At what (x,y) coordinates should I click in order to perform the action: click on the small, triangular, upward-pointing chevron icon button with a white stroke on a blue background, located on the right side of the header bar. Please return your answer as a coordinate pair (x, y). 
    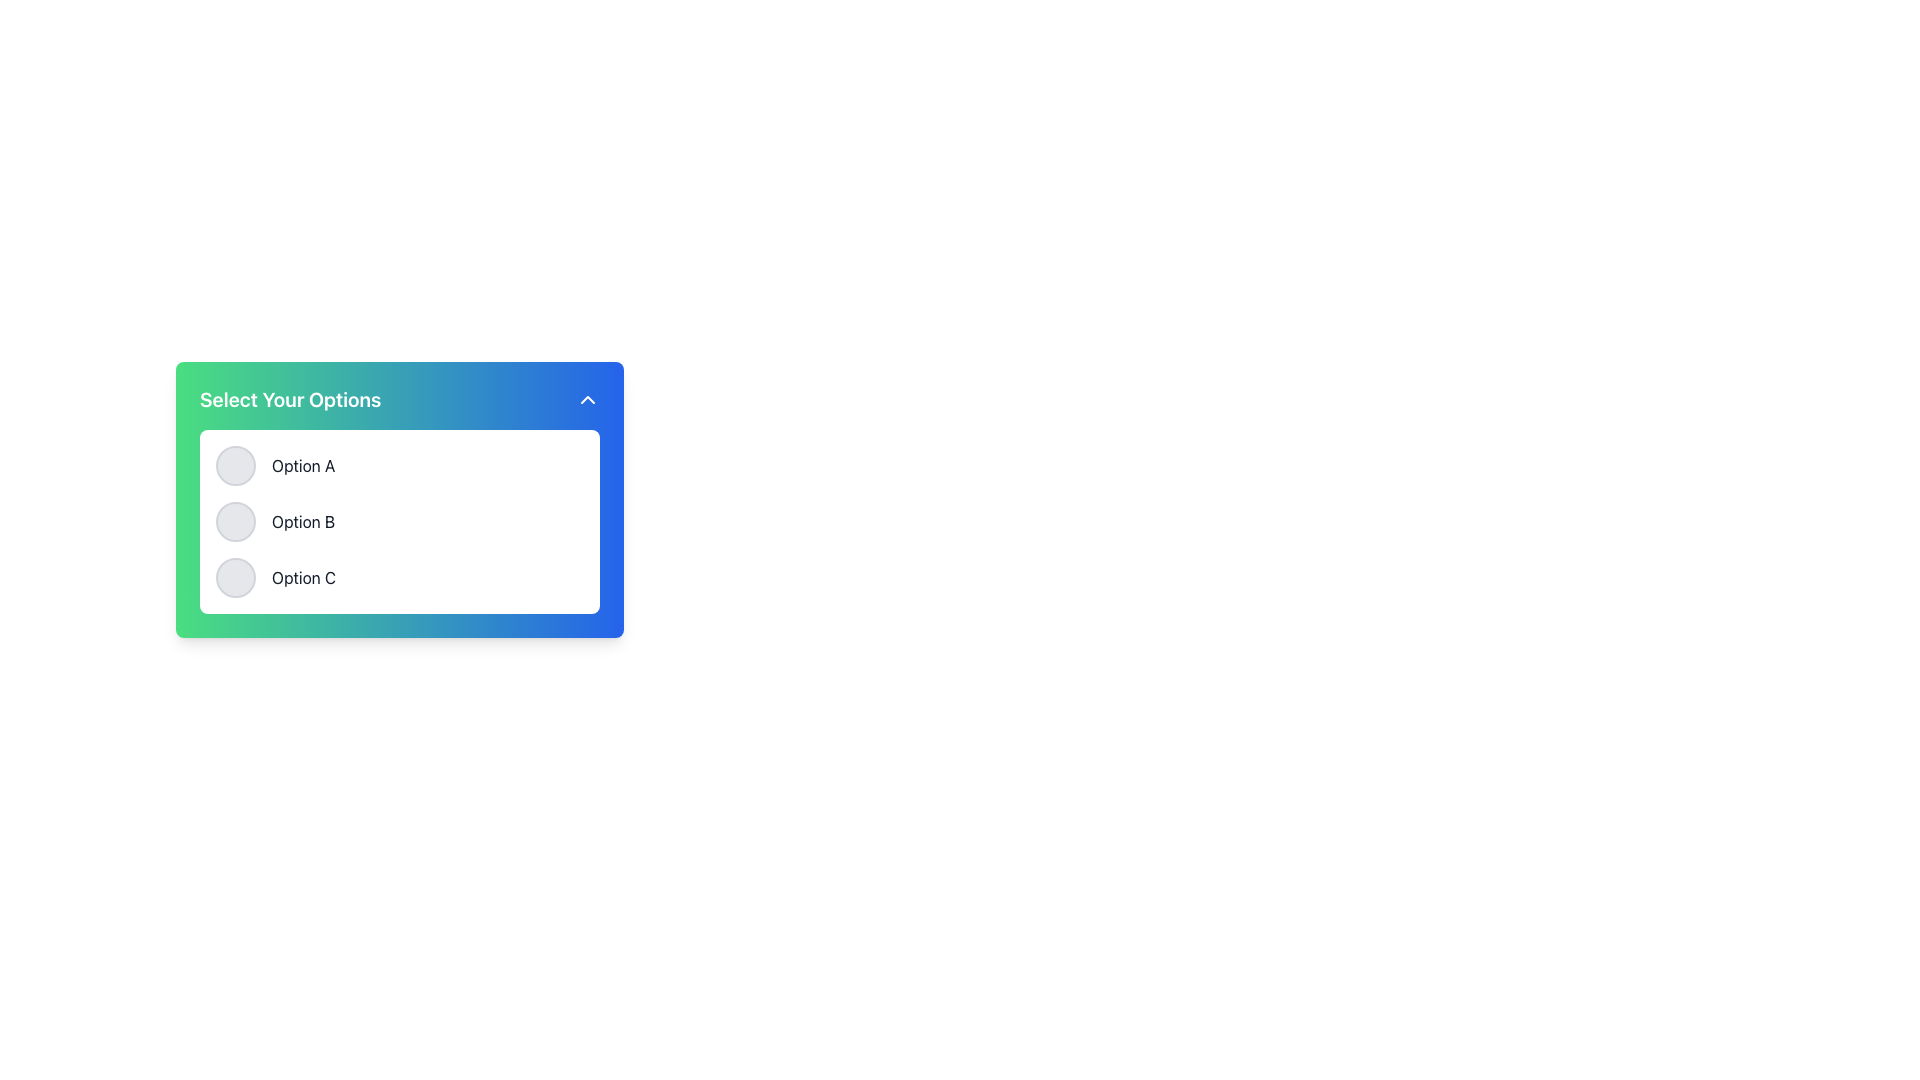
    Looking at the image, I should click on (587, 400).